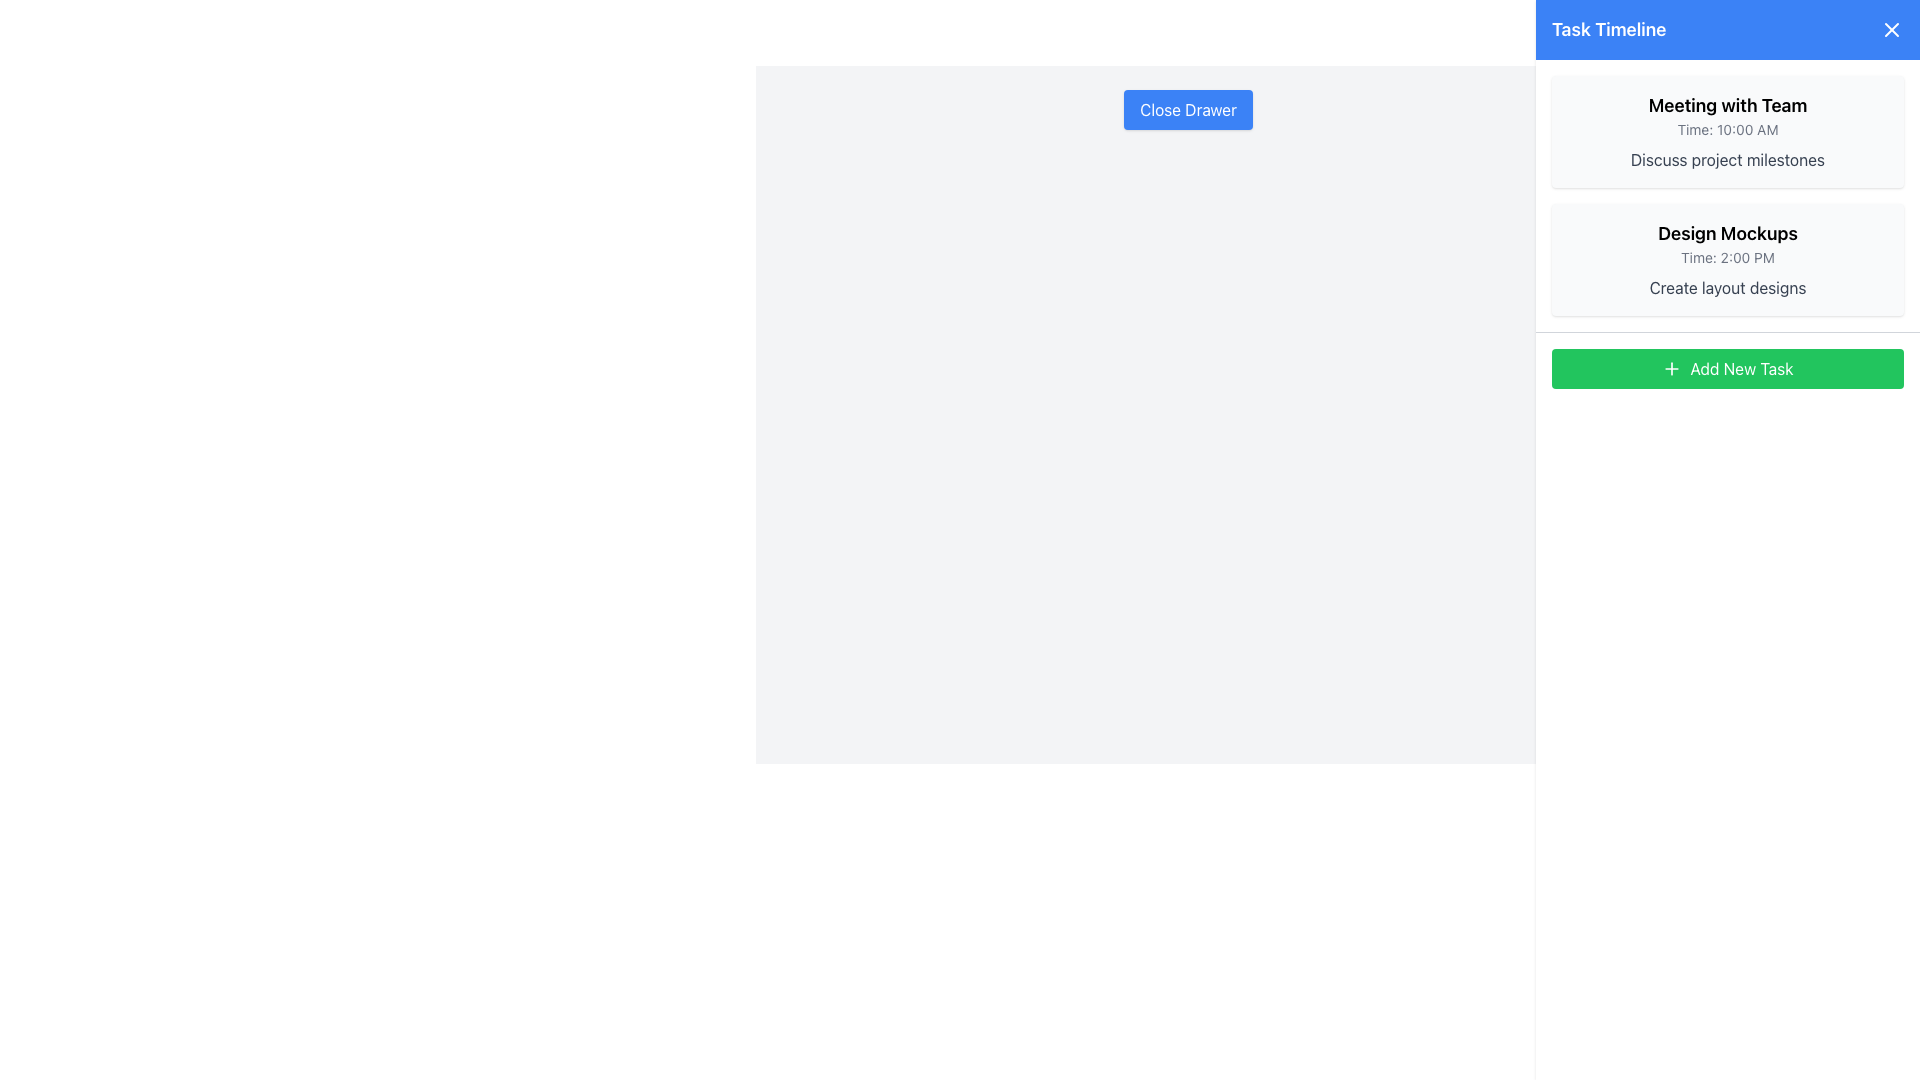 This screenshot has height=1080, width=1920. I want to click on the 'Task Timeline' text label which is a bold, large-sized title in a blue header bar, positioned centrally and slightly downward within the header, so click(1609, 30).